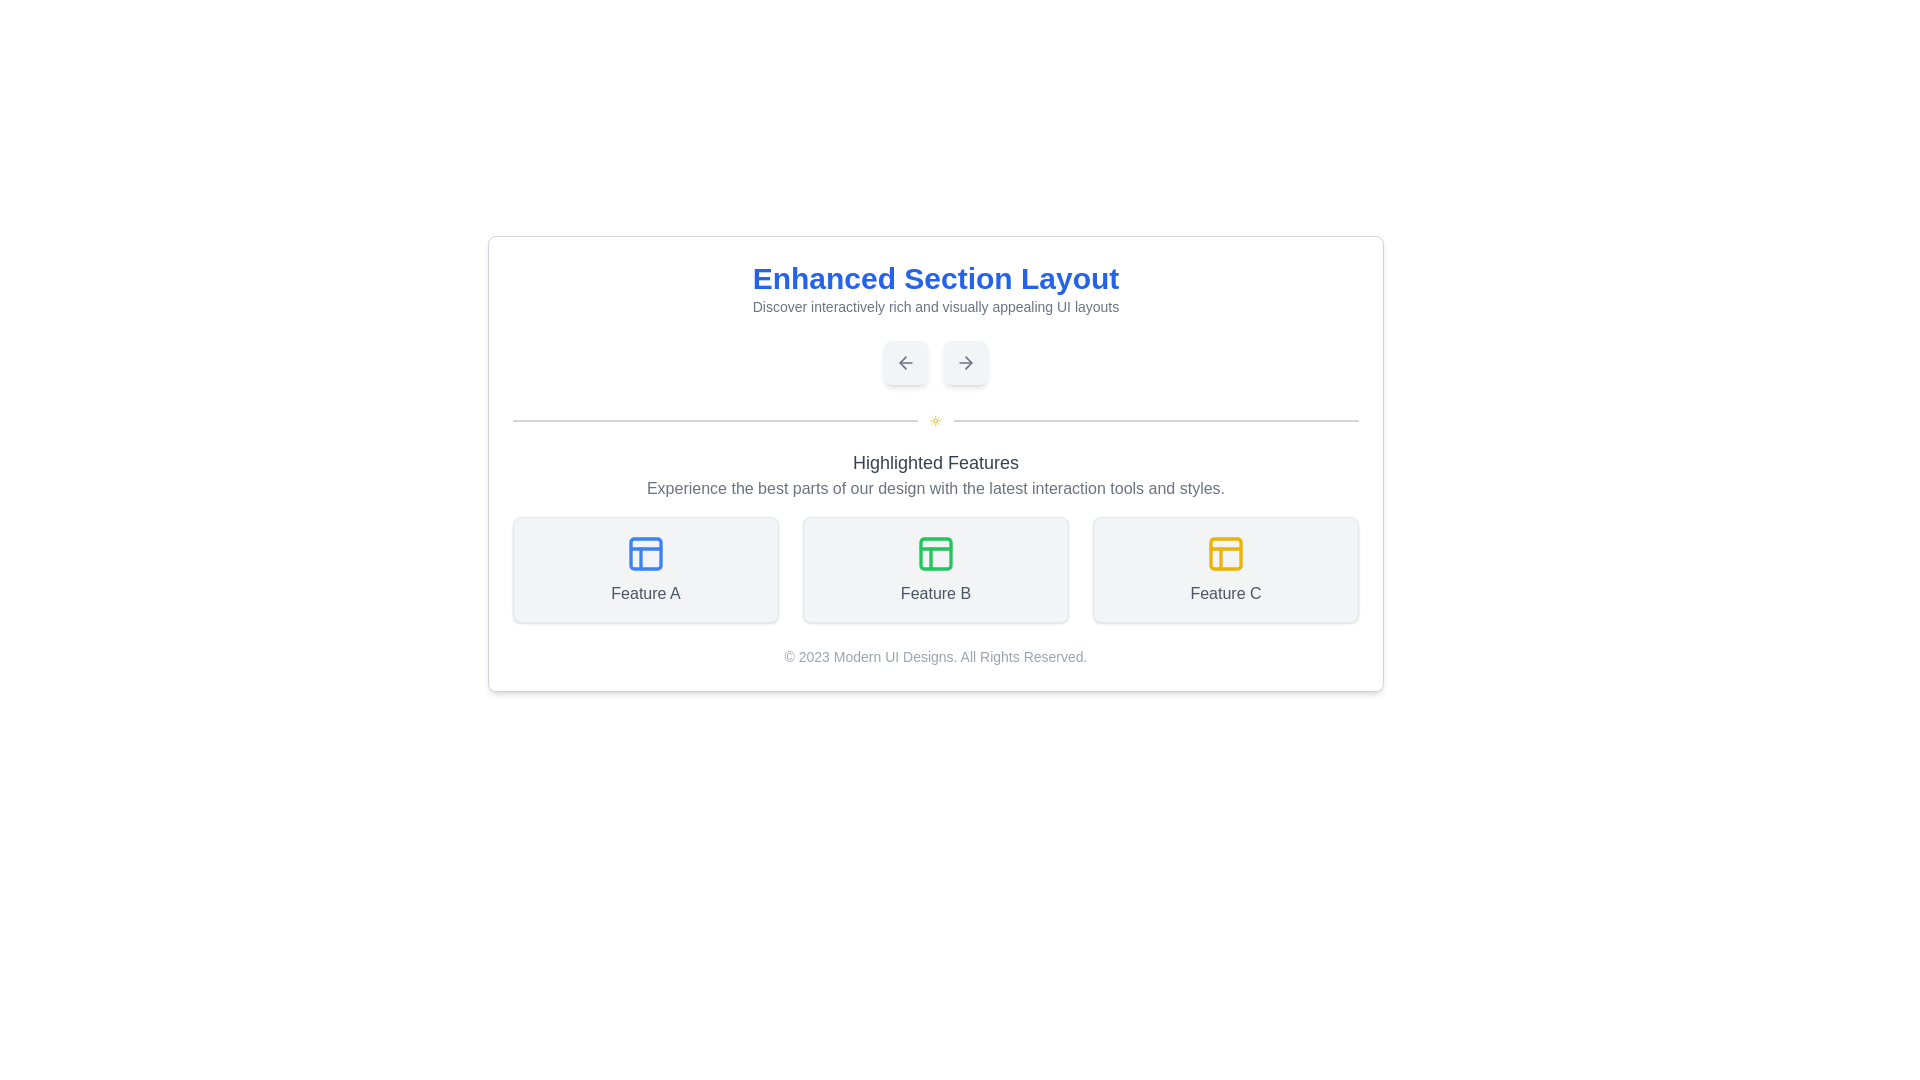  Describe the element at coordinates (935, 462) in the screenshot. I see `the Text label element, which serves as a heading or title for the following content, positioned at the top of its section` at that location.